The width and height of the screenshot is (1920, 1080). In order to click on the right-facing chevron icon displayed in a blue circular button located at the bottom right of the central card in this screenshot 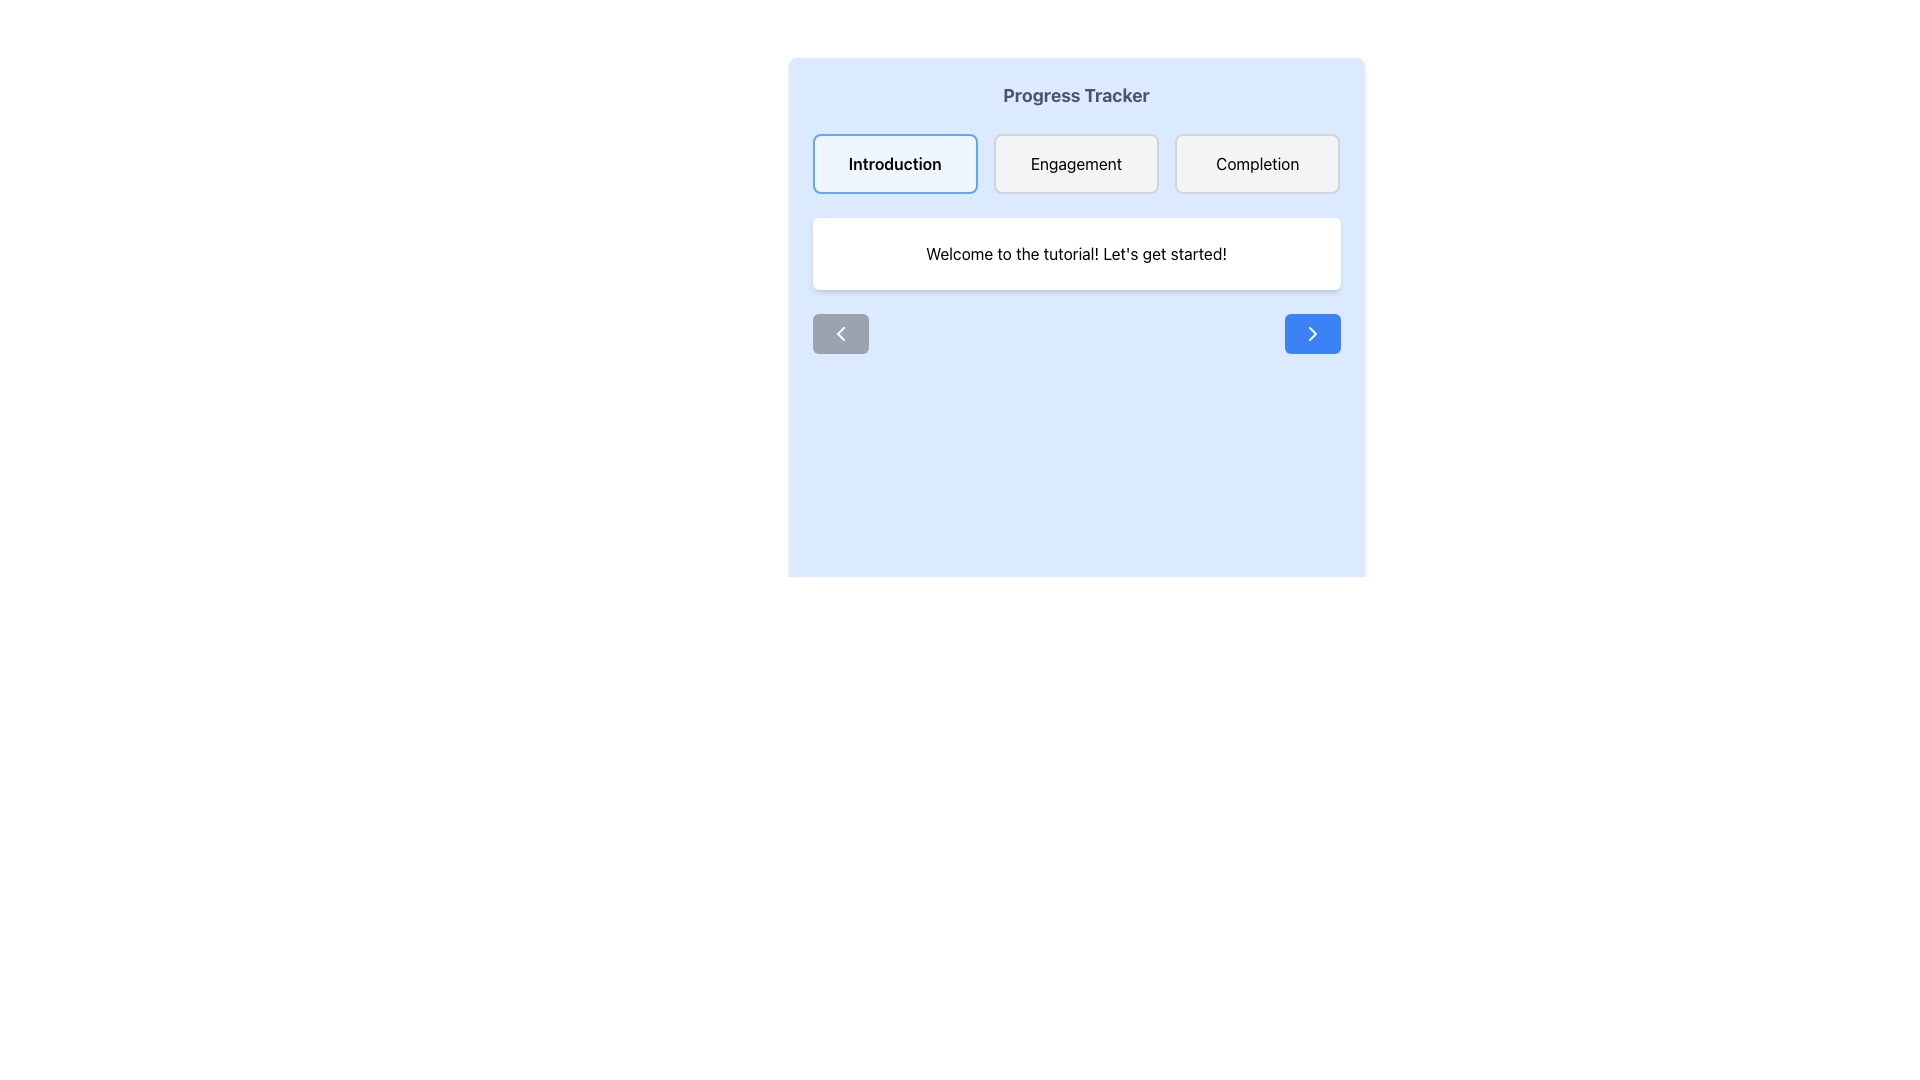, I will do `click(1312, 333)`.